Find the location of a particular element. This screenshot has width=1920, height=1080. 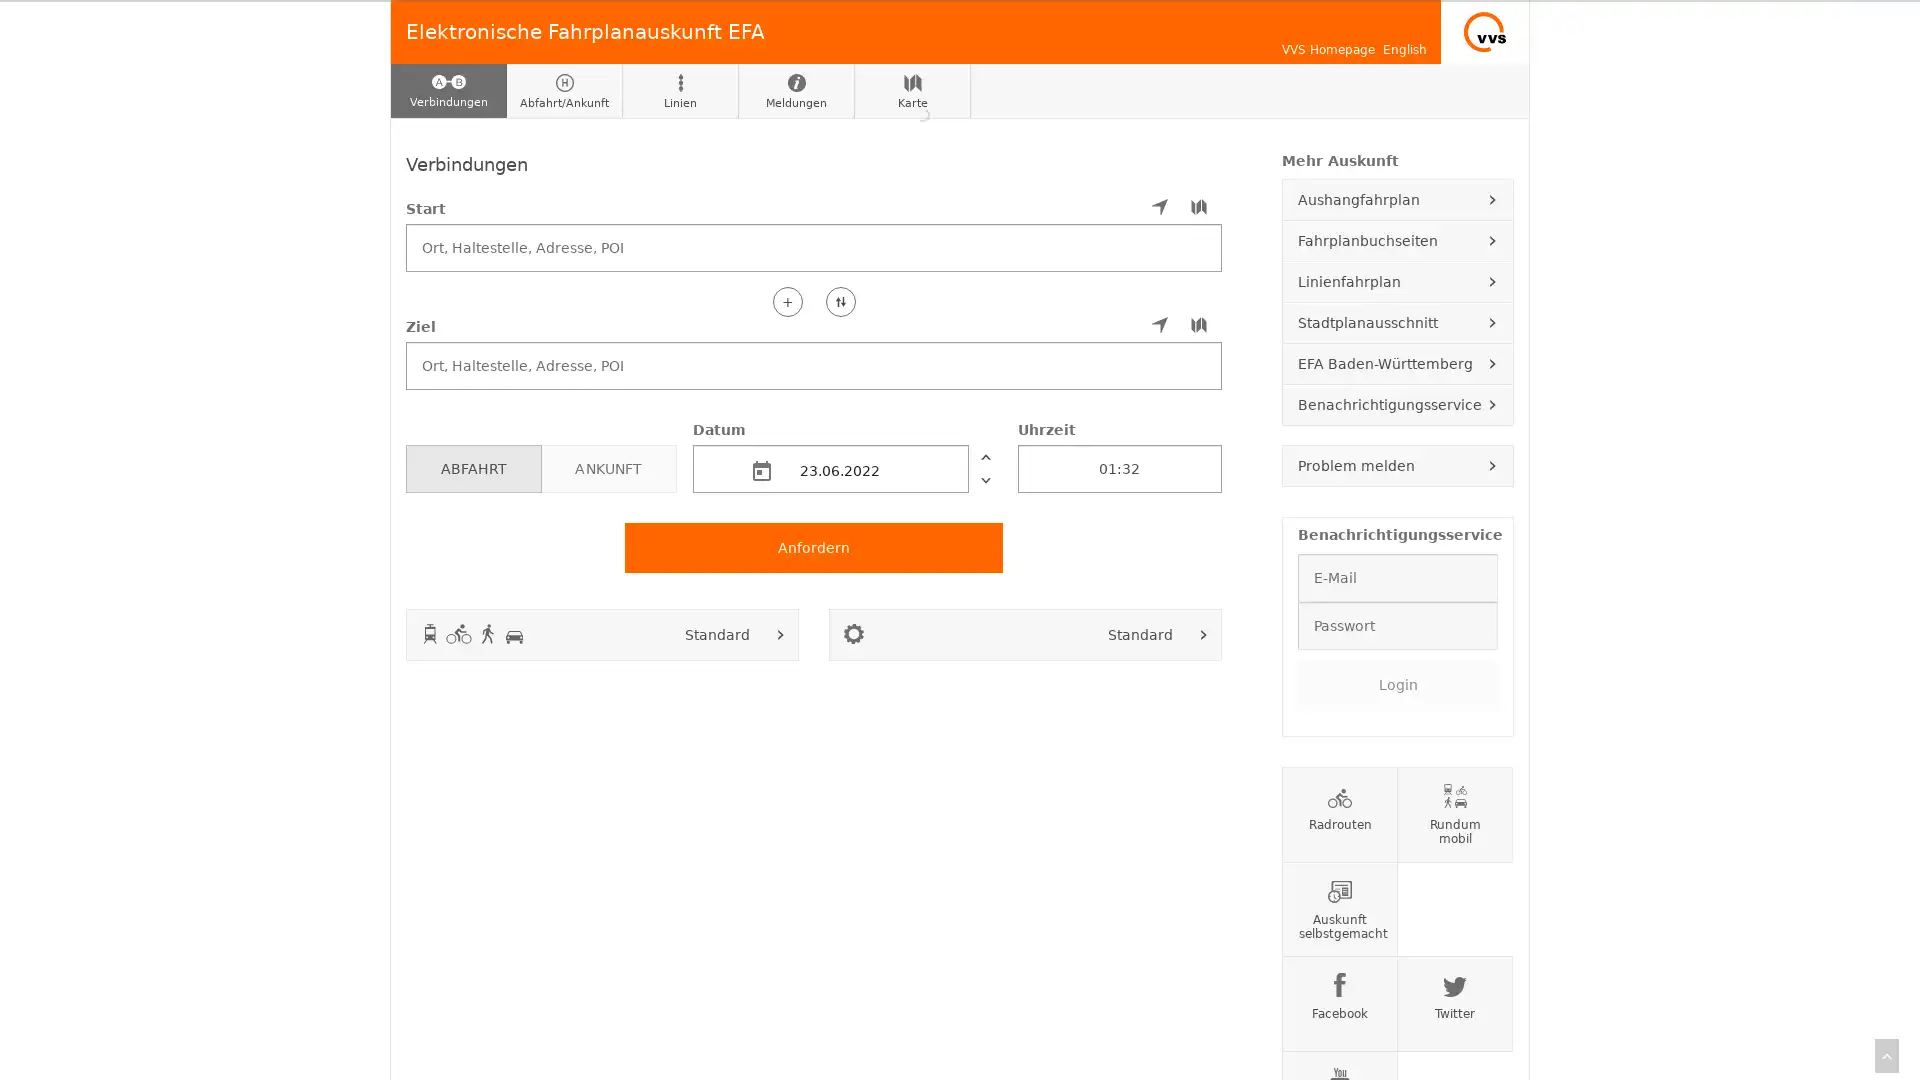

Abfahrt/Ankunft is located at coordinates (564, 91).